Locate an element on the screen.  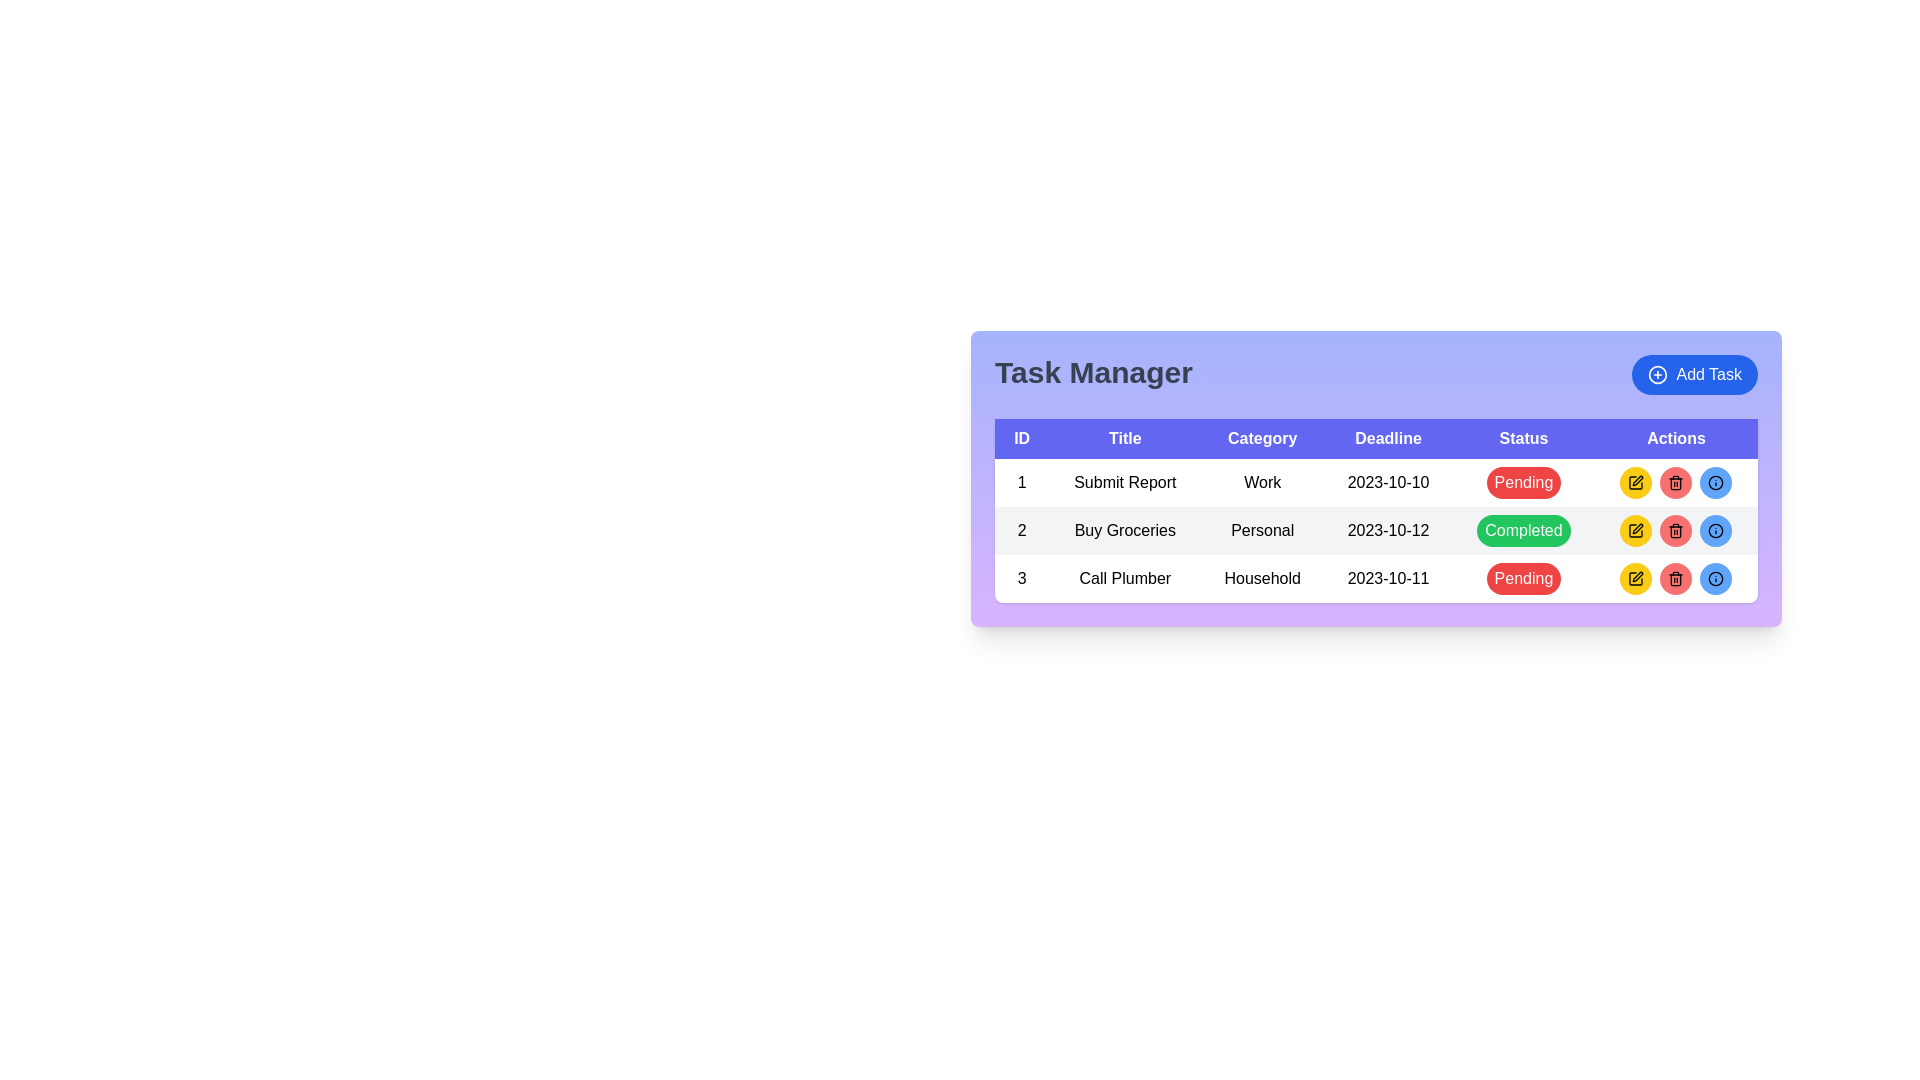
the circular information icon located in the 'Actions' column of the third row in the task table is located at coordinates (1715, 578).